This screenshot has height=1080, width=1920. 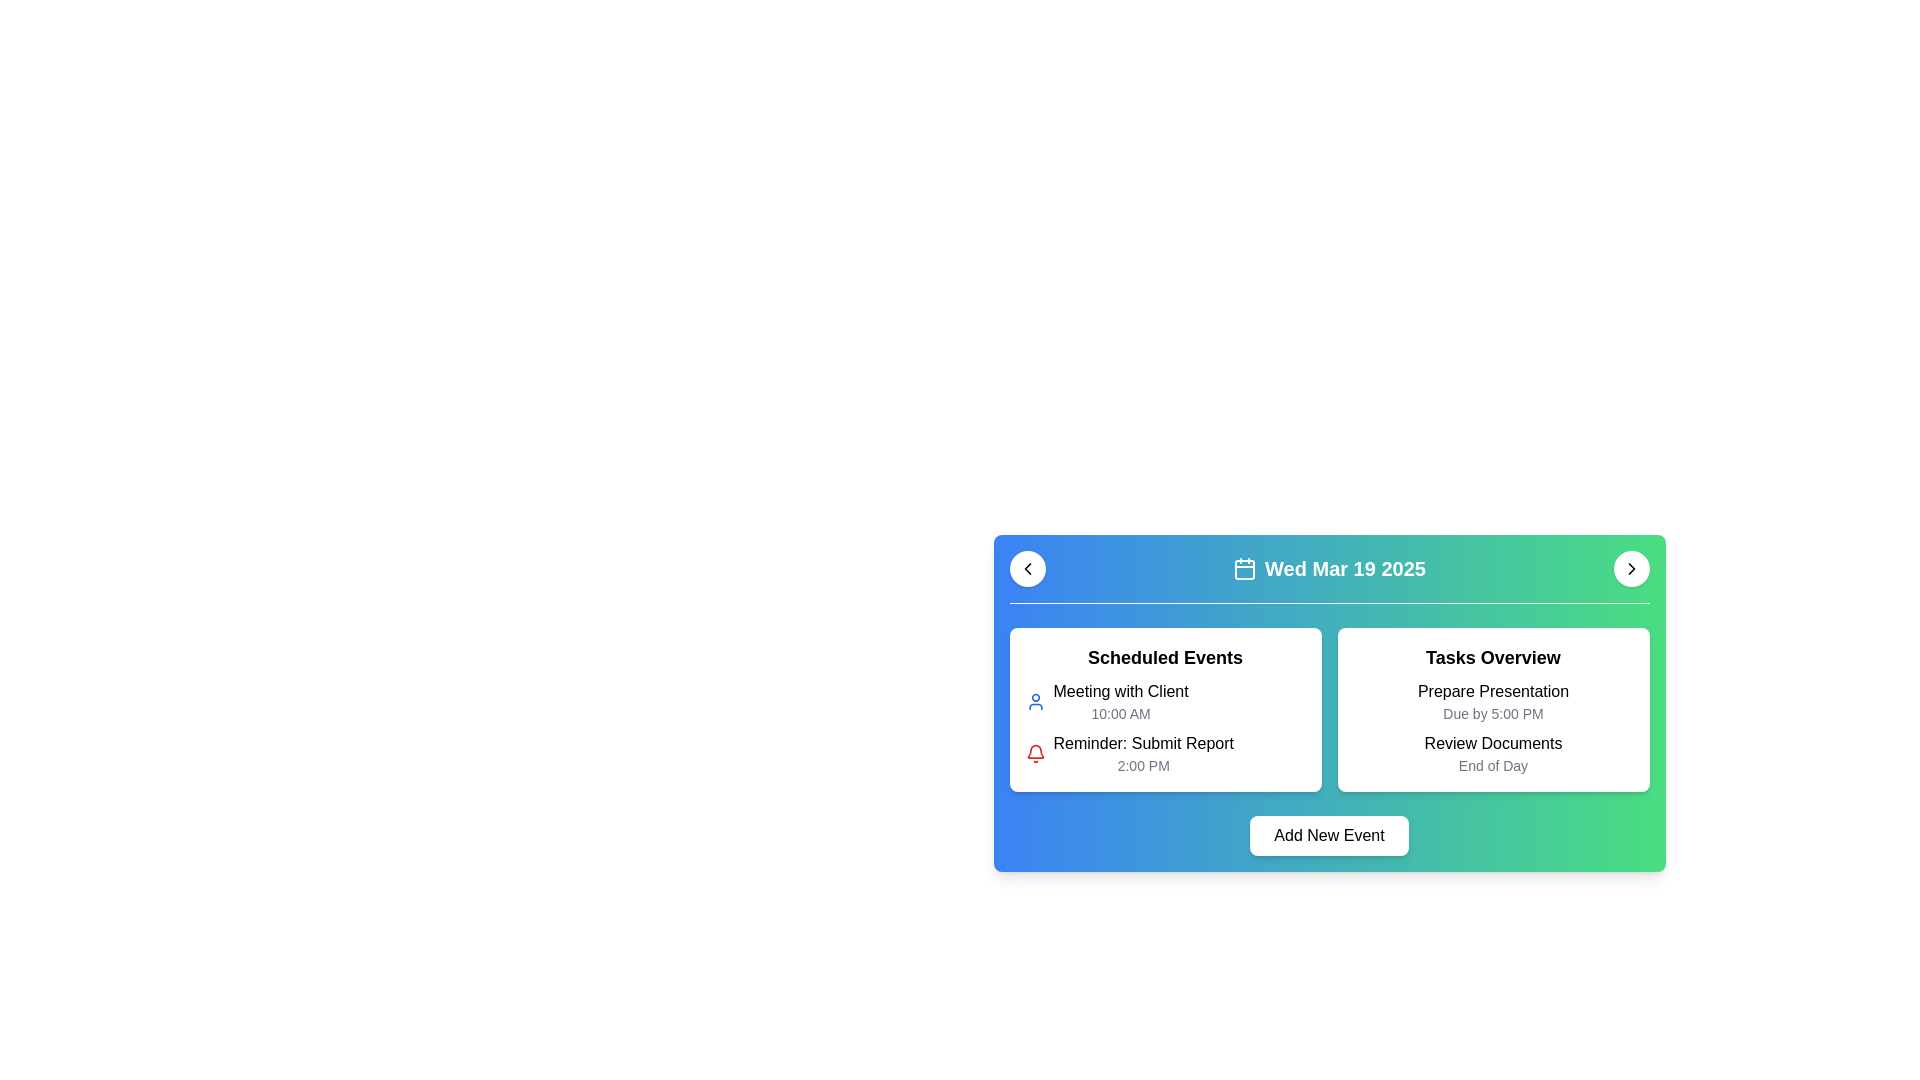 I want to click on notification text label for the task 'Submit Report' located in the 'Scheduled Events' section, below the 'Meeting with Client' entry, so click(x=1143, y=744).